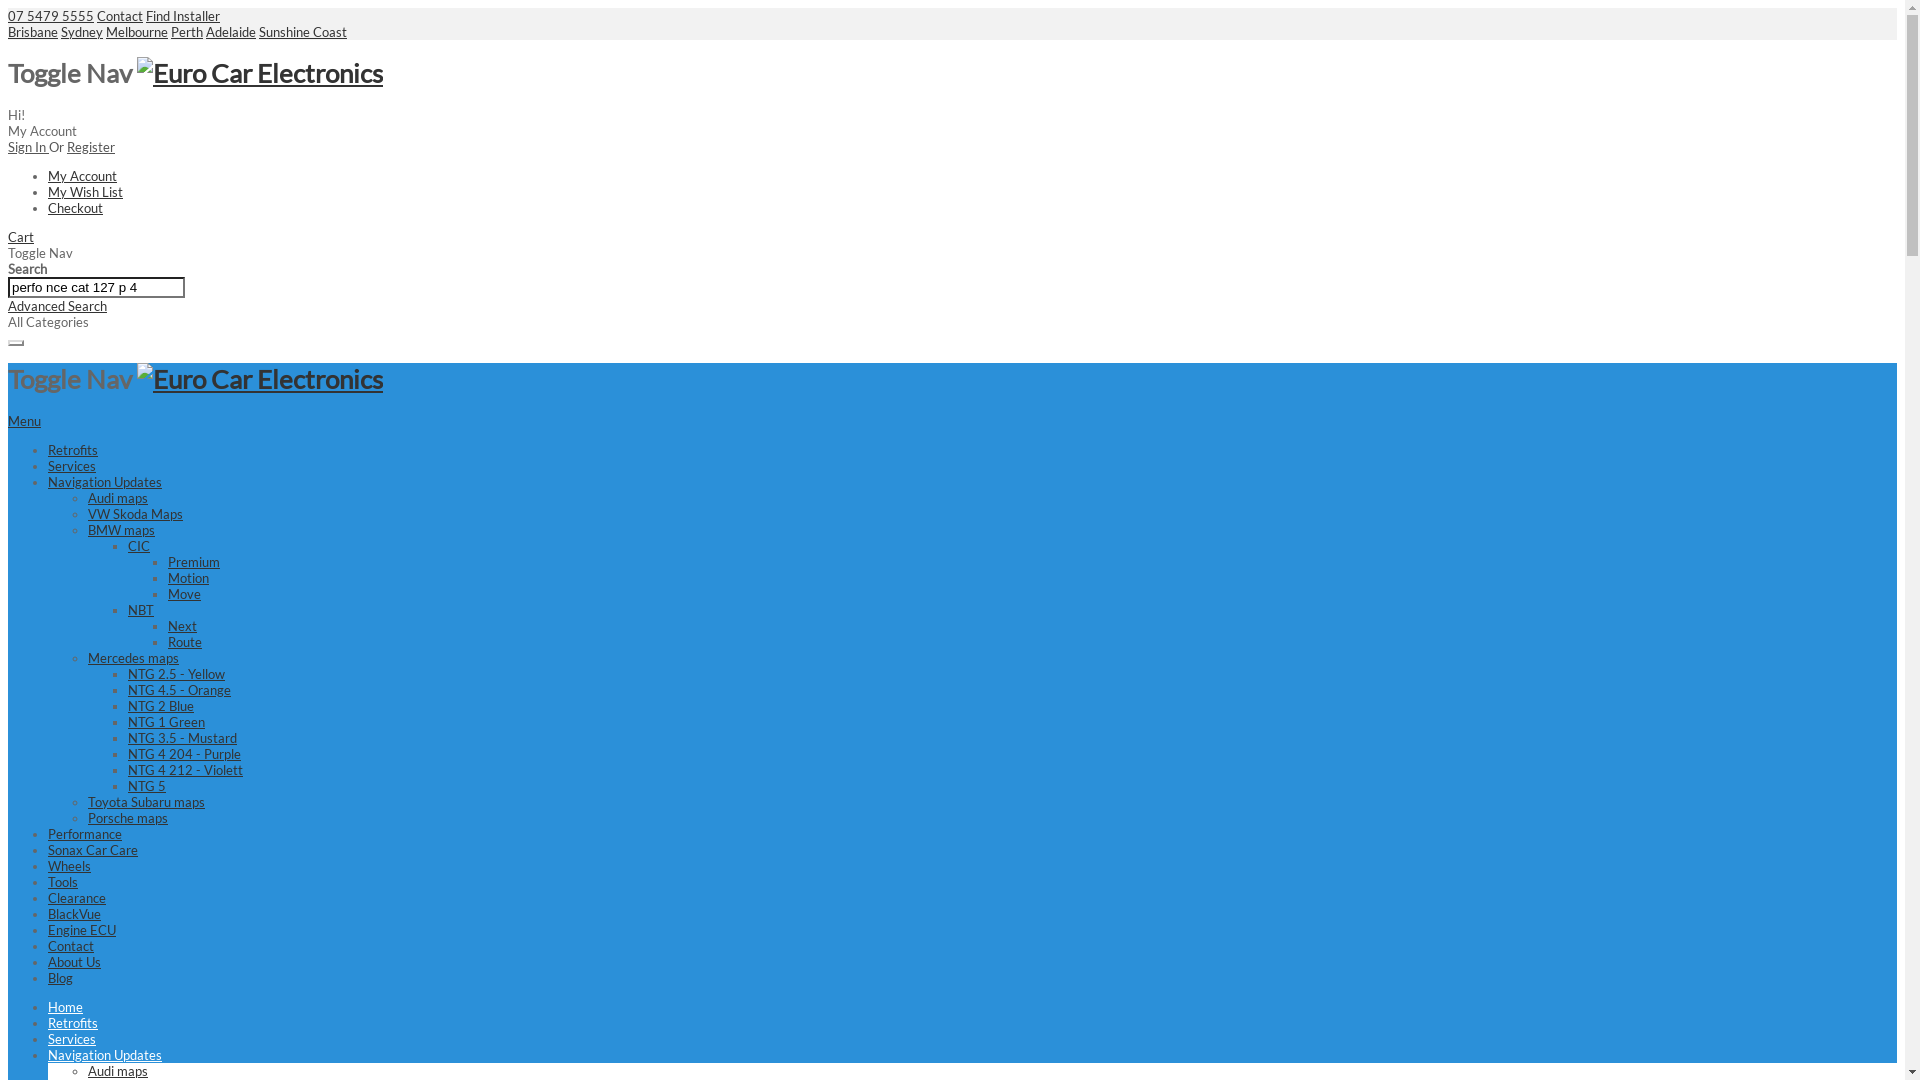 The image size is (1920, 1080). I want to click on 'Sunshine Coast', so click(301, 31).